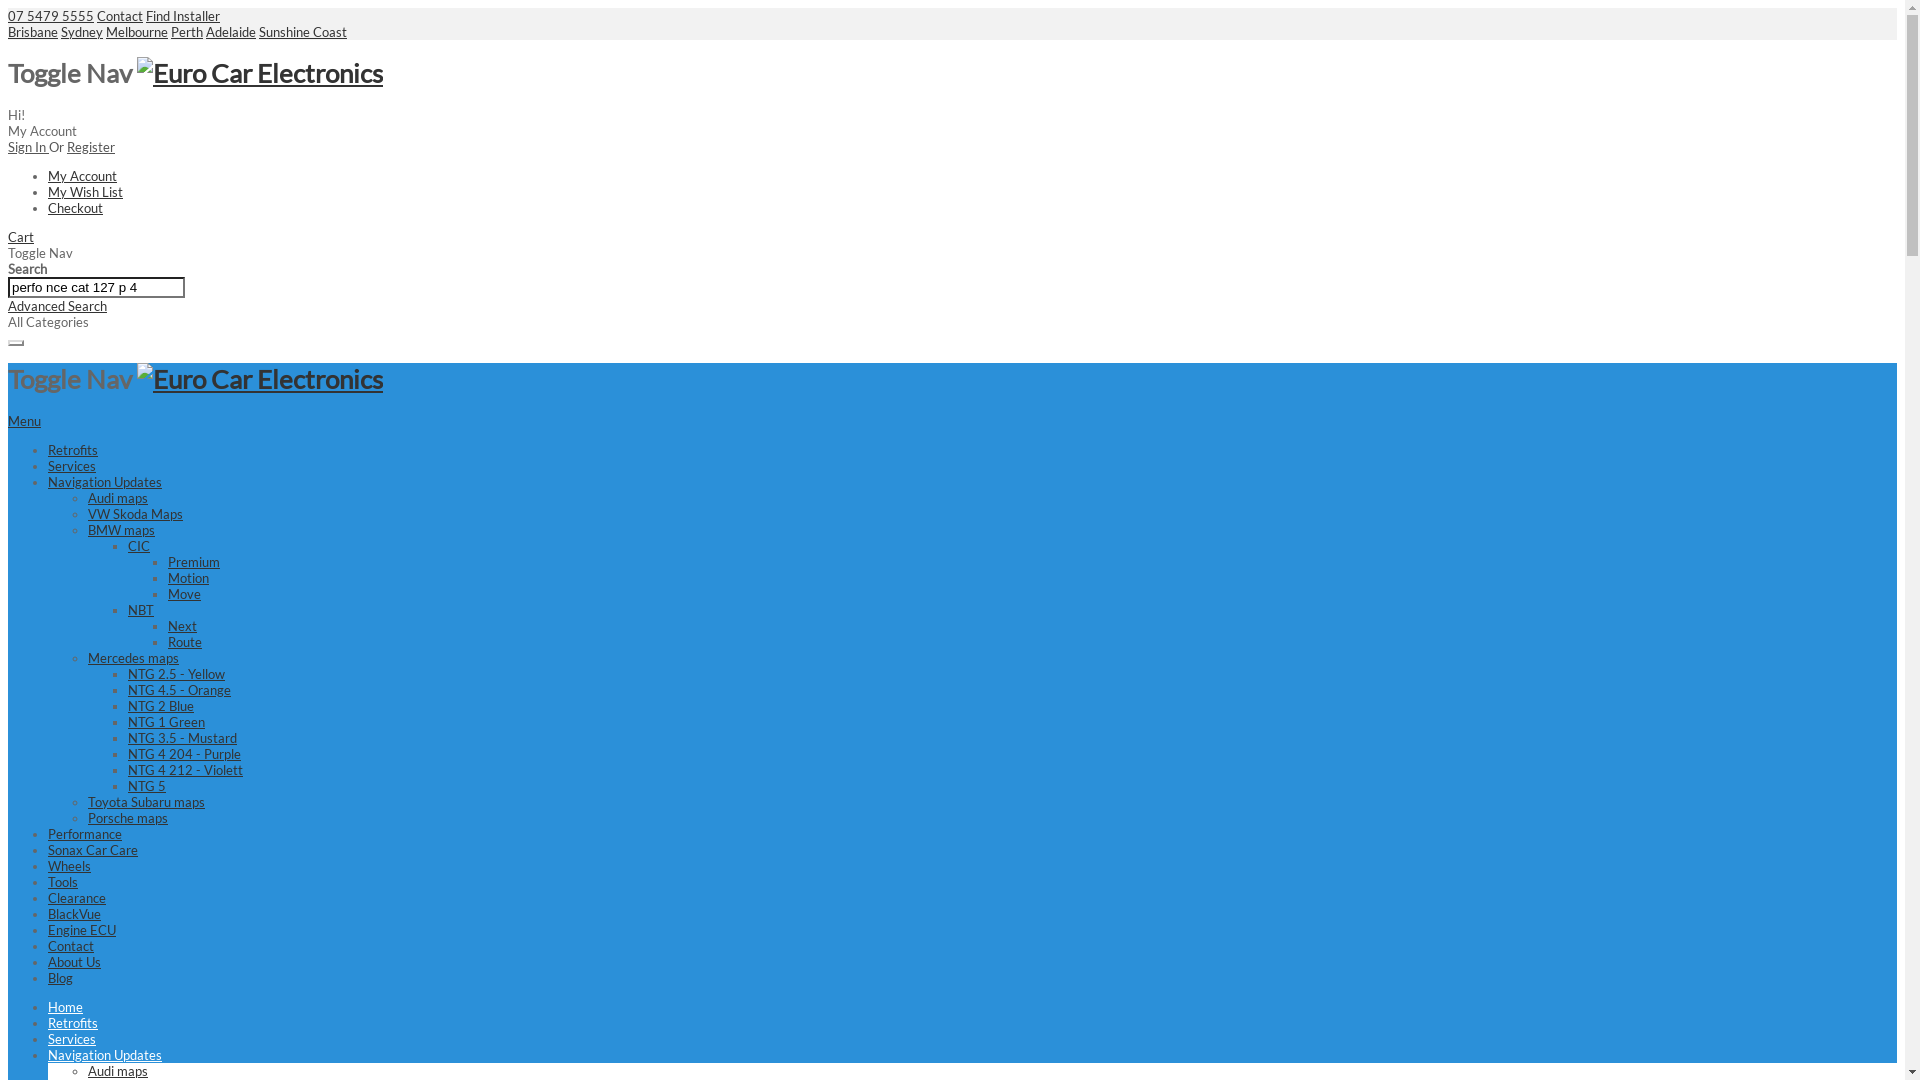 The image size is (1920, 1080). I want to click on 'Sunshine Coast', so click(301, 31).